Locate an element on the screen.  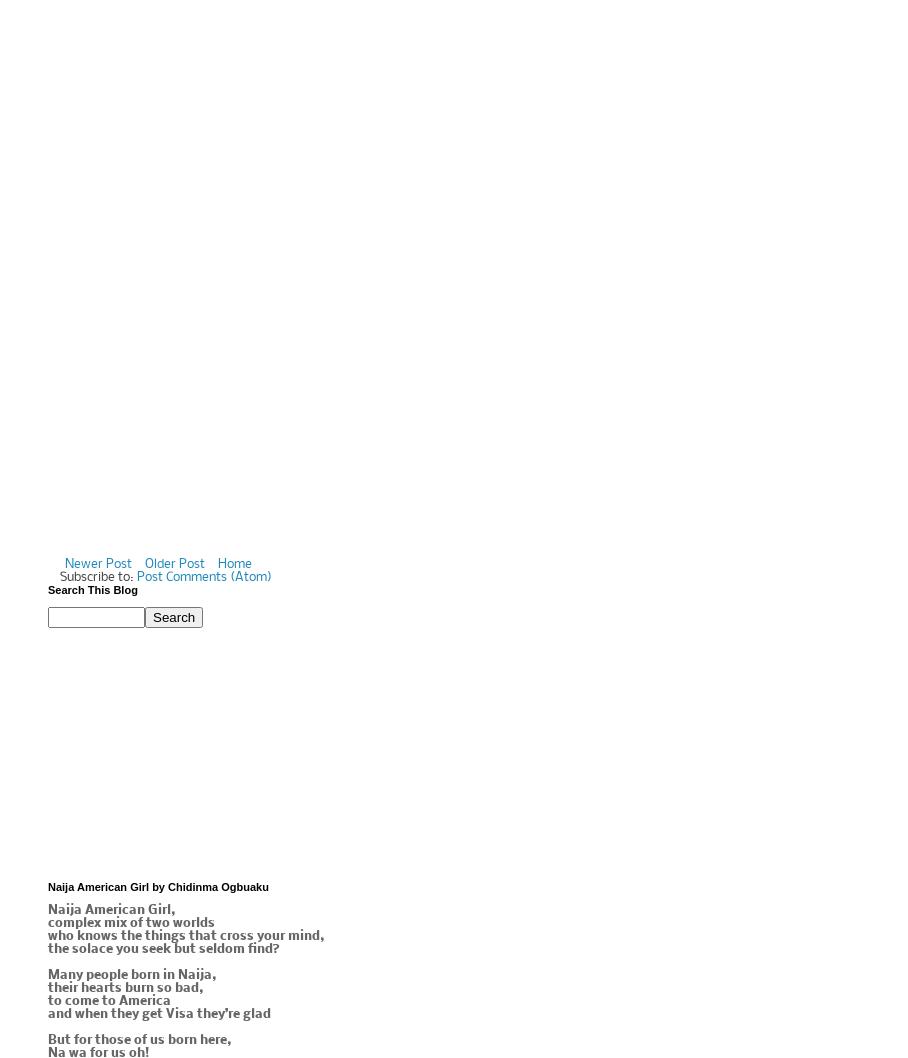
'Newer Post' is located at coordinates (65, 564).